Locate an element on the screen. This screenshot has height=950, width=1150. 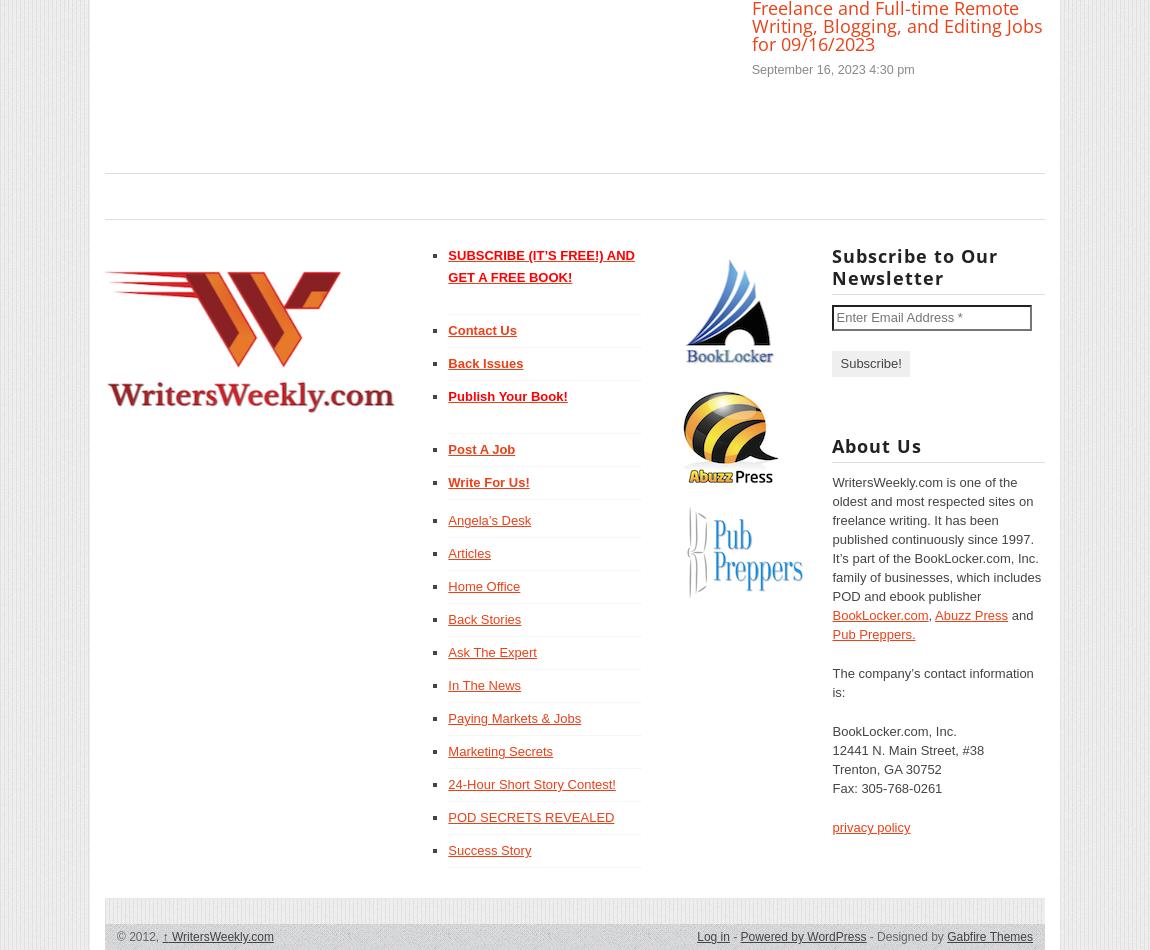
'SUBSCRIBE (IT’S FREE!) AND GET A FREE BOOK!' is located at coordinates (448, 265).